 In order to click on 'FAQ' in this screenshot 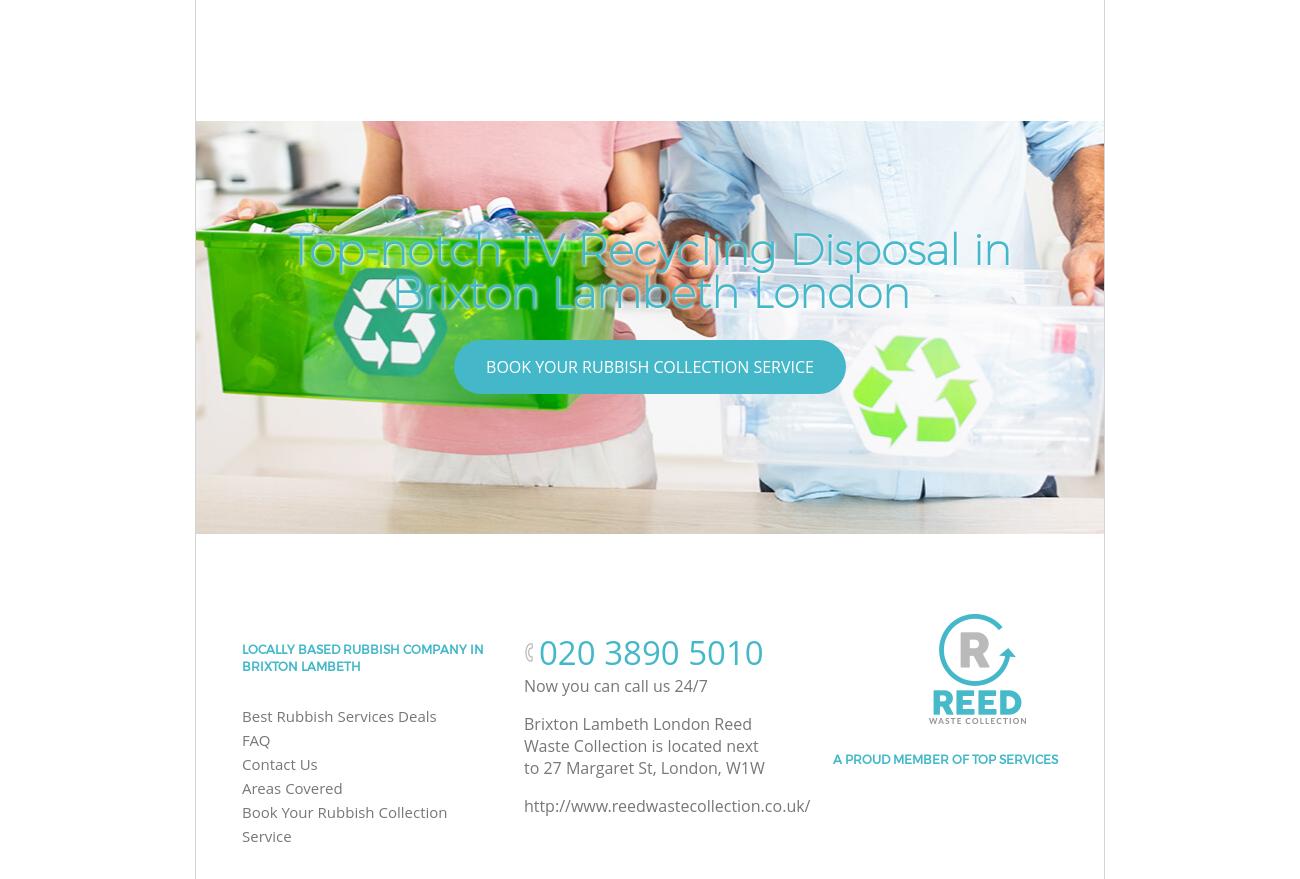, I will do `click(254, 737)`.